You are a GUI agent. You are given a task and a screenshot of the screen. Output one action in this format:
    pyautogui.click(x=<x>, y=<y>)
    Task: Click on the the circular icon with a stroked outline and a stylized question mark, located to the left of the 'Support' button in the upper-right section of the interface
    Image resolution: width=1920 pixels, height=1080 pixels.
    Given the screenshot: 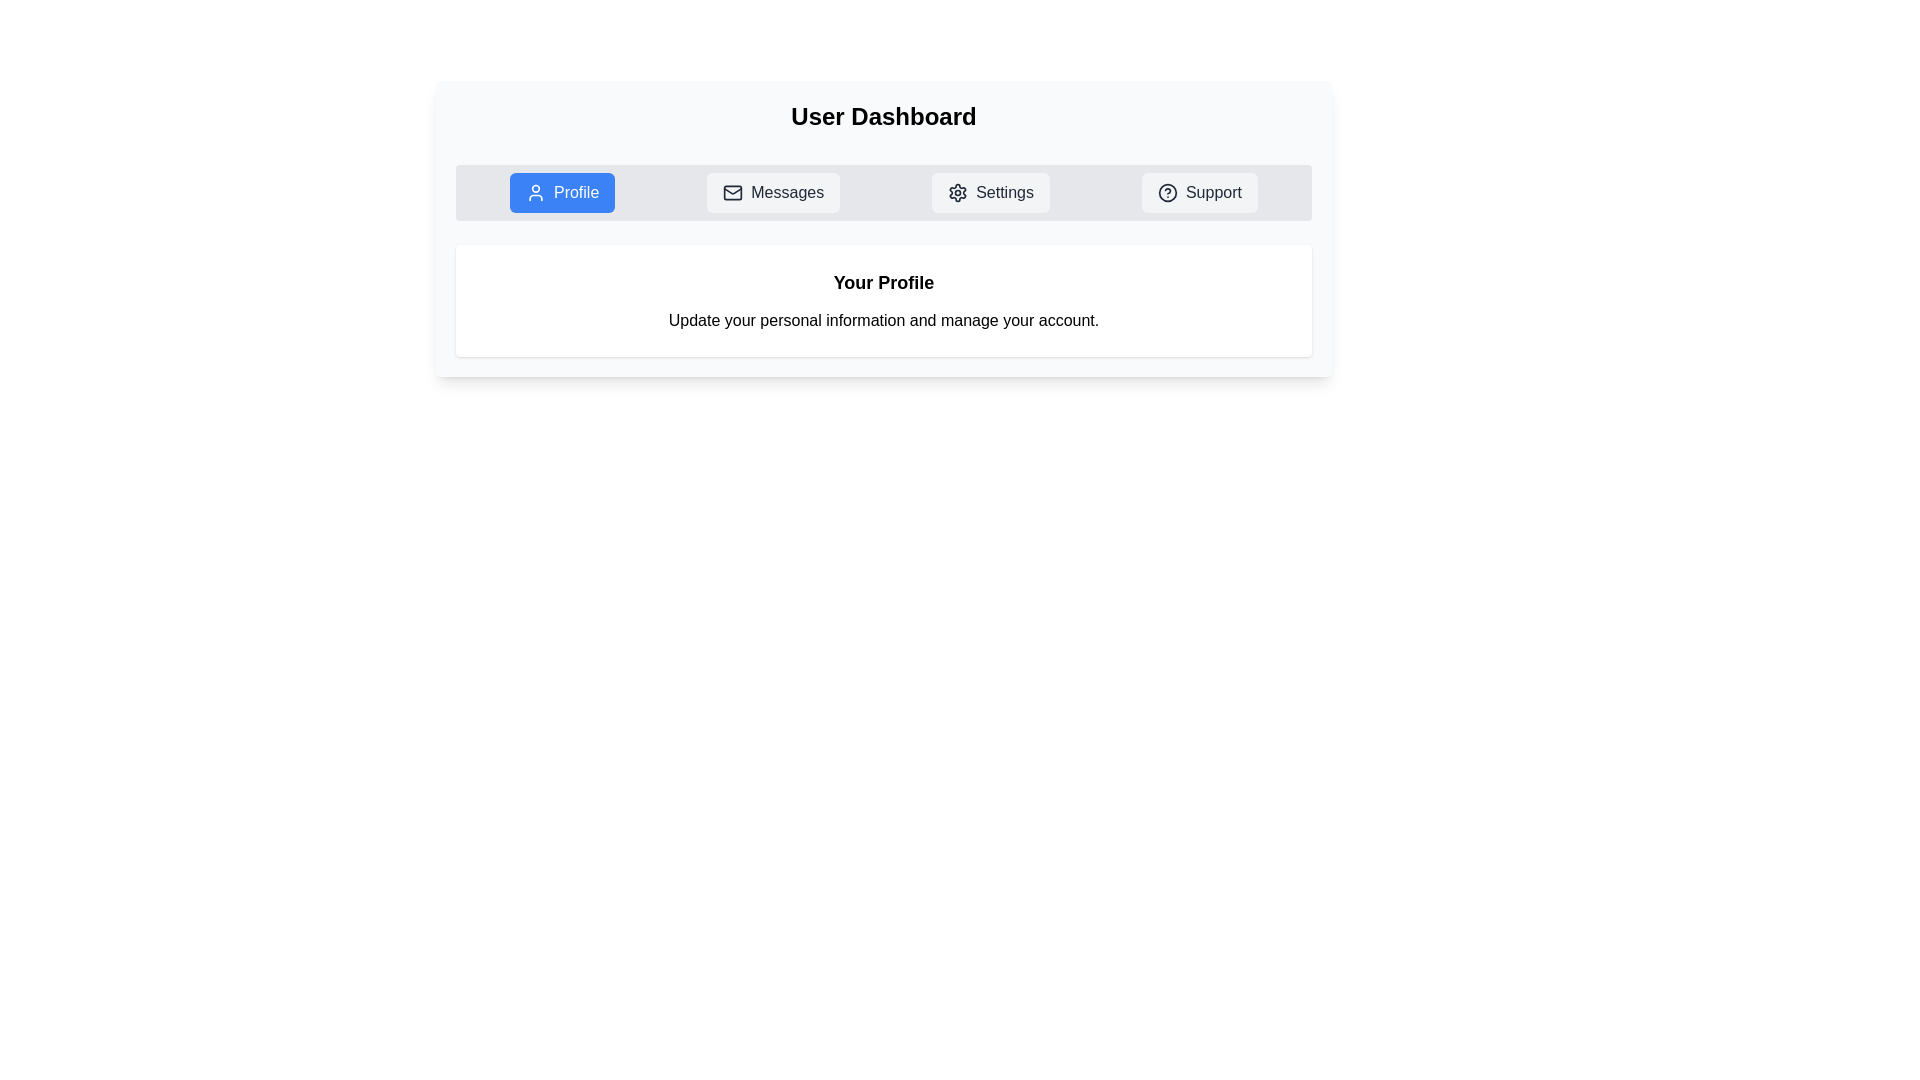 What is the action you would take?
    pyautogui.click(x=1167, y=192)
    